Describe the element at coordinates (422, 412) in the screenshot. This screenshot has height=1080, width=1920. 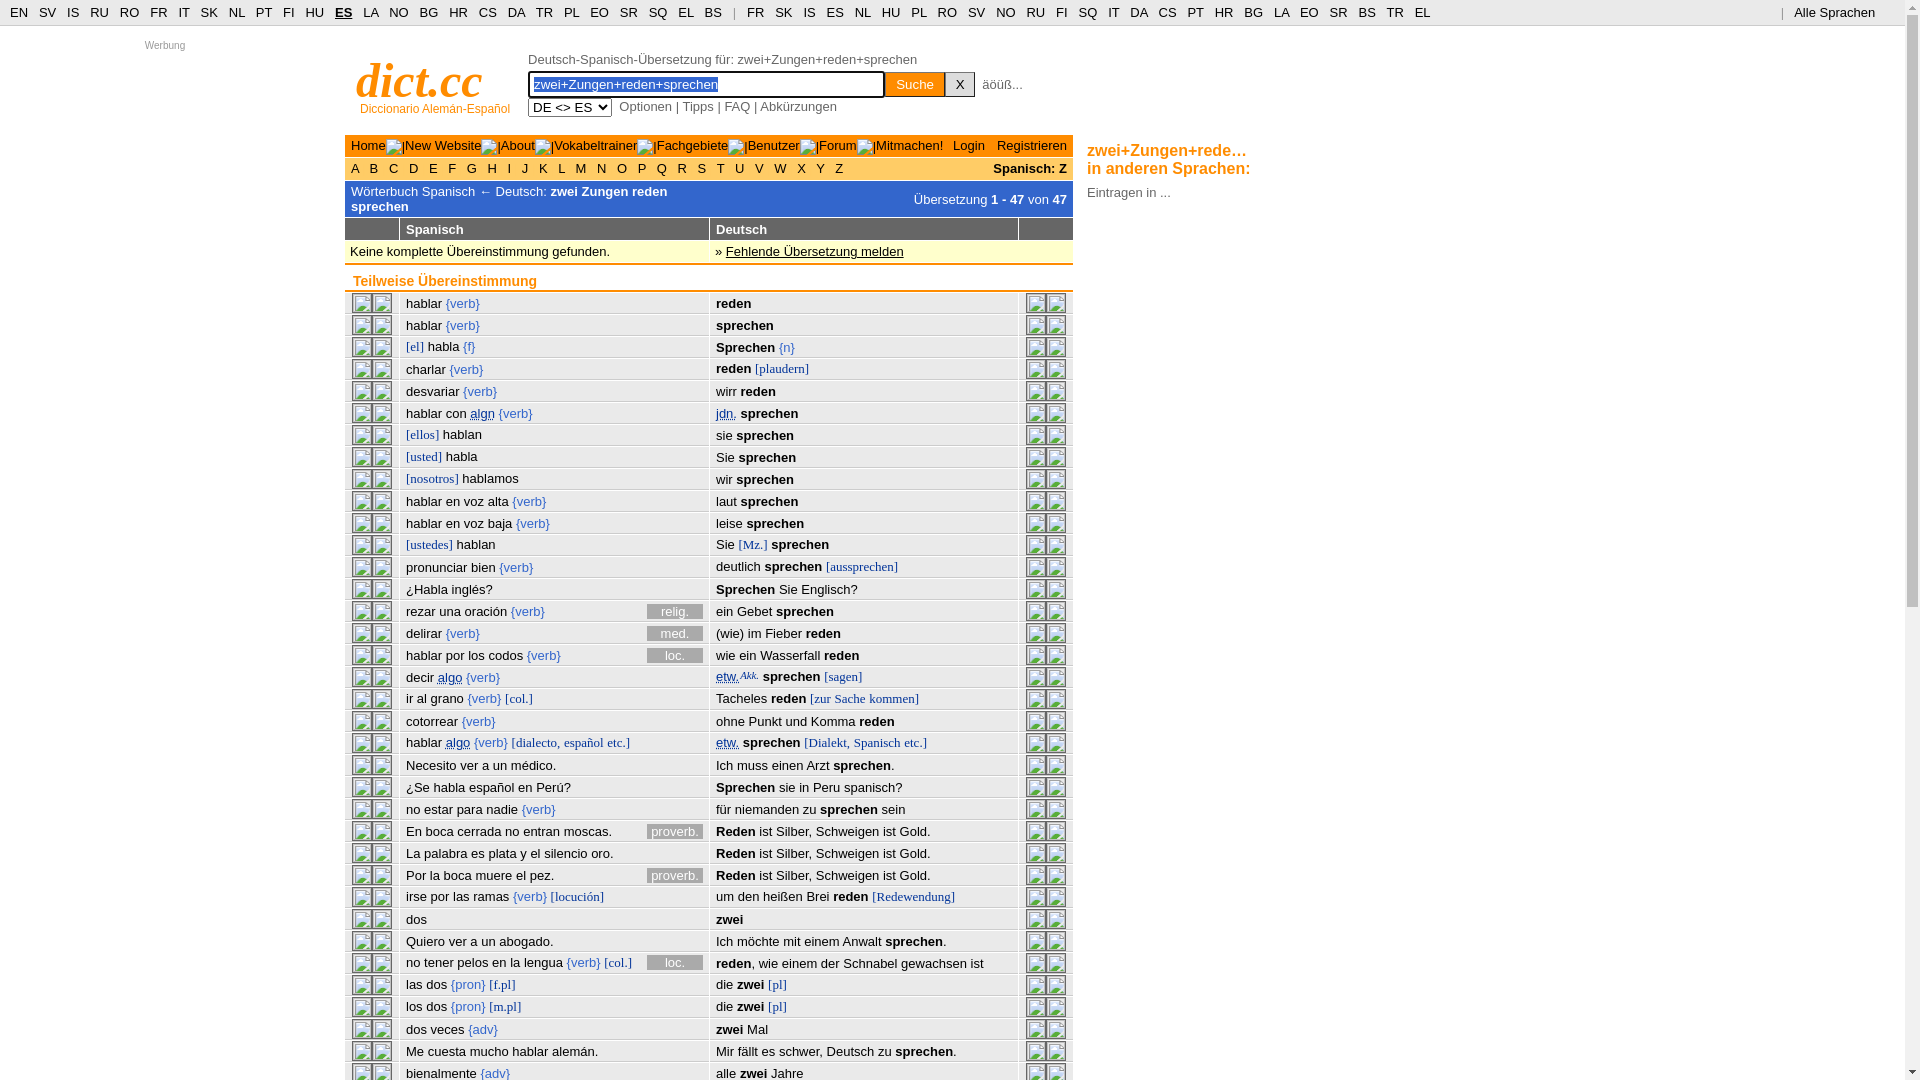
I see `'hablar'` at that location.